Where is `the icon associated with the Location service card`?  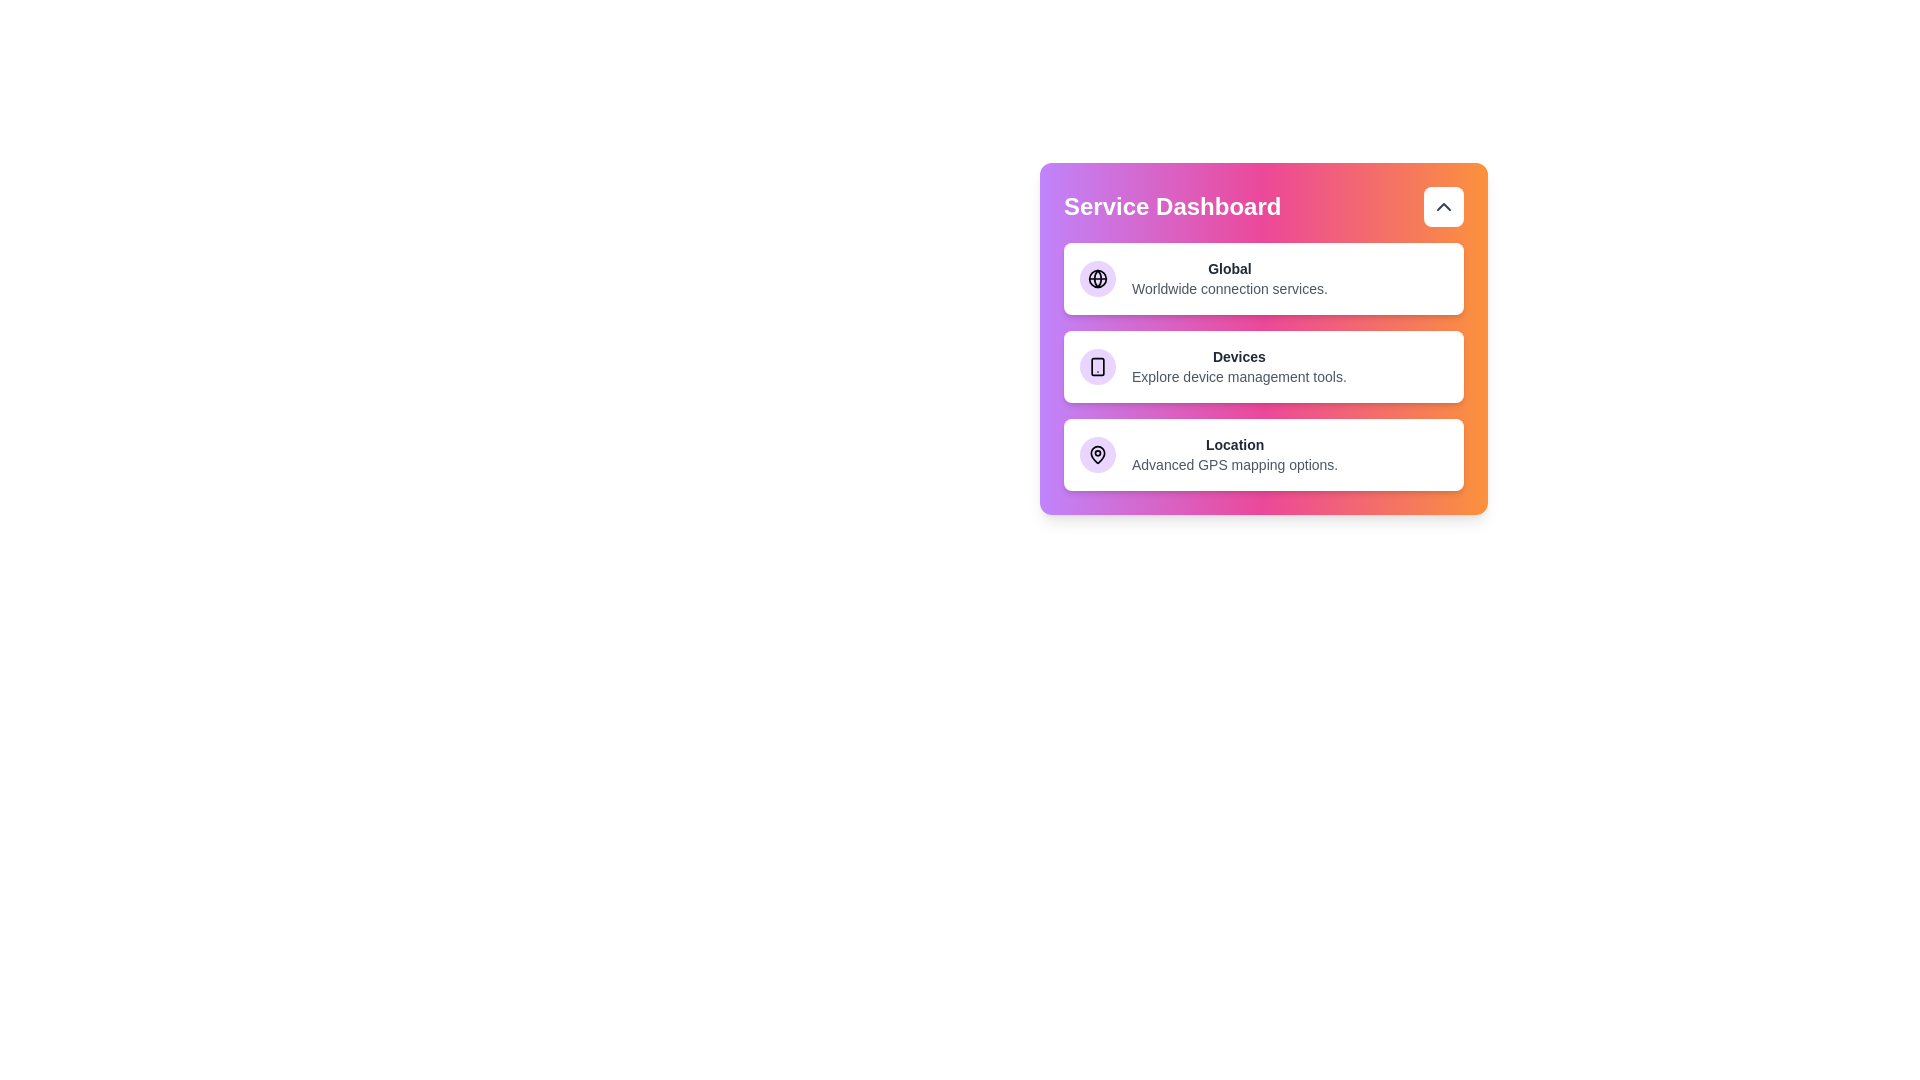
the icon associated with the Location service card is located at coordinates (1097, 455).